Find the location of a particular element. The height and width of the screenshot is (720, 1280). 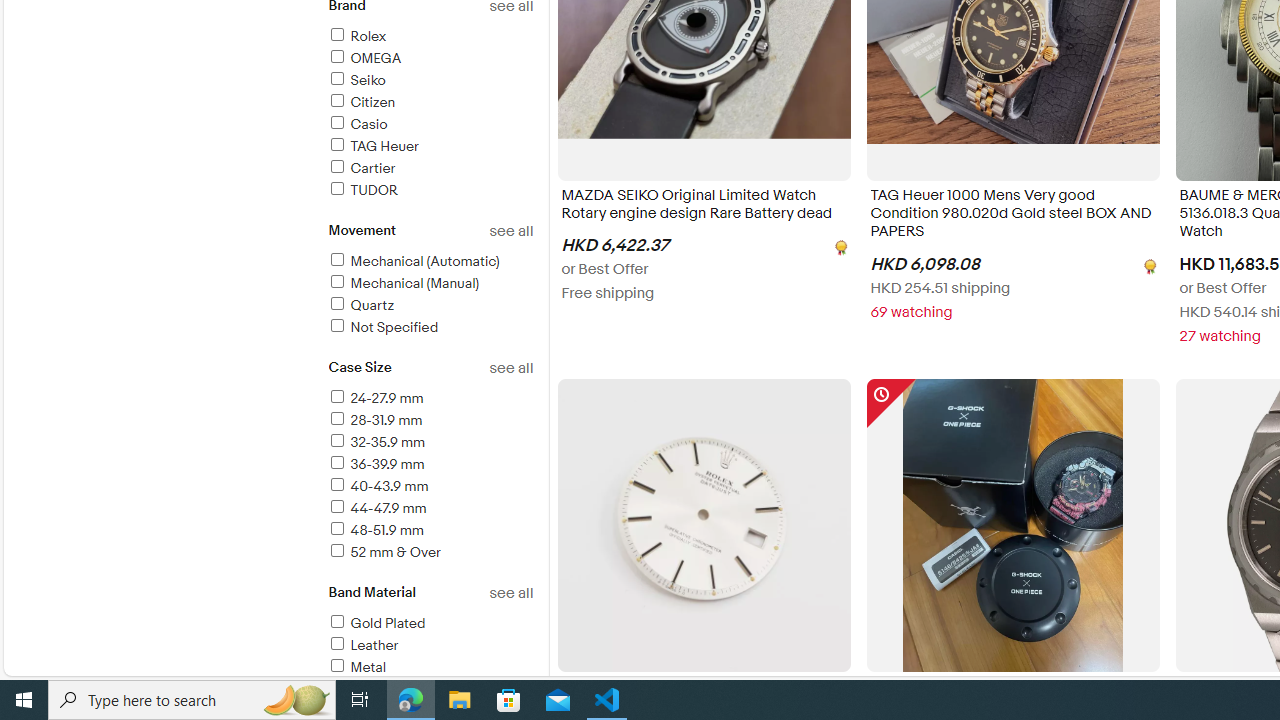

'48-51.9 mm' is located at coordinates (375, 529).